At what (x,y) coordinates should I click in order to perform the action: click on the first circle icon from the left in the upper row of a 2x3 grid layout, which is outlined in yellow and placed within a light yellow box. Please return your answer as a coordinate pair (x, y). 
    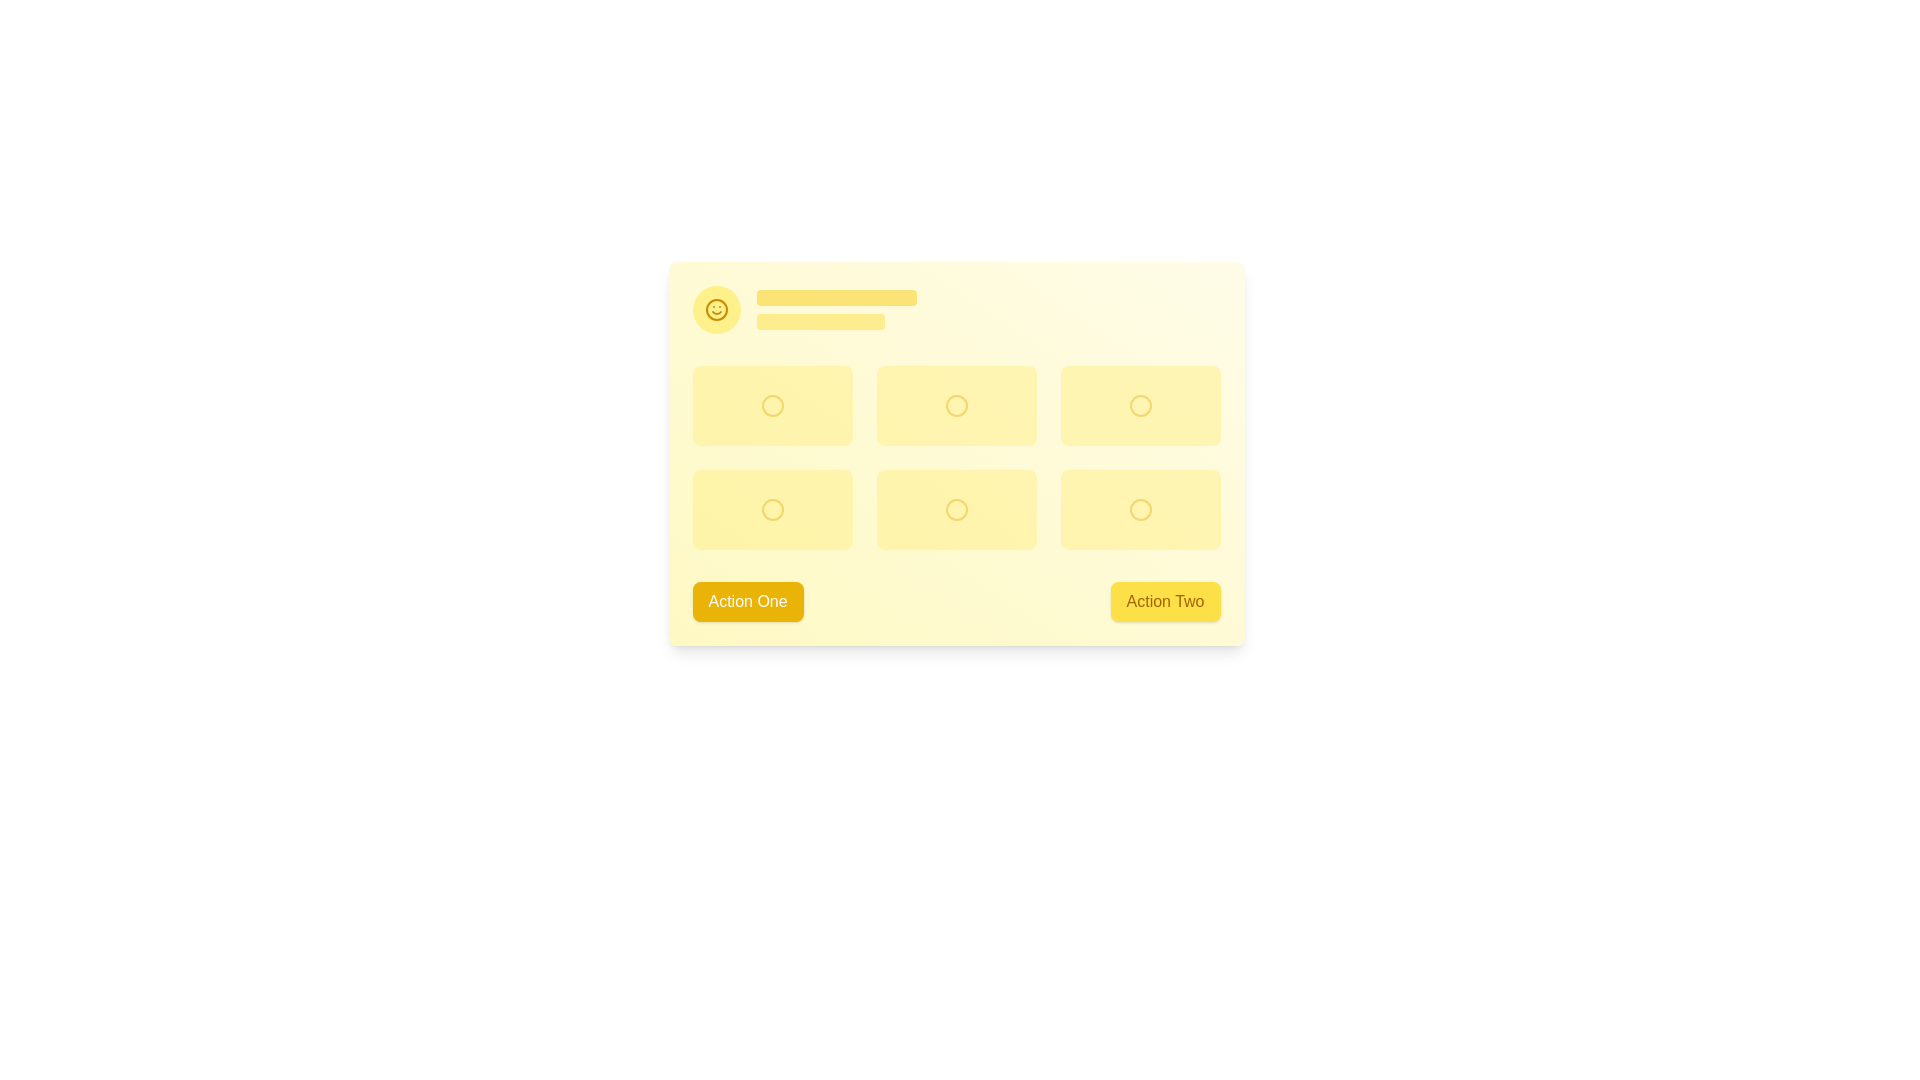
    Looking at the image, I should click on (771, 405).